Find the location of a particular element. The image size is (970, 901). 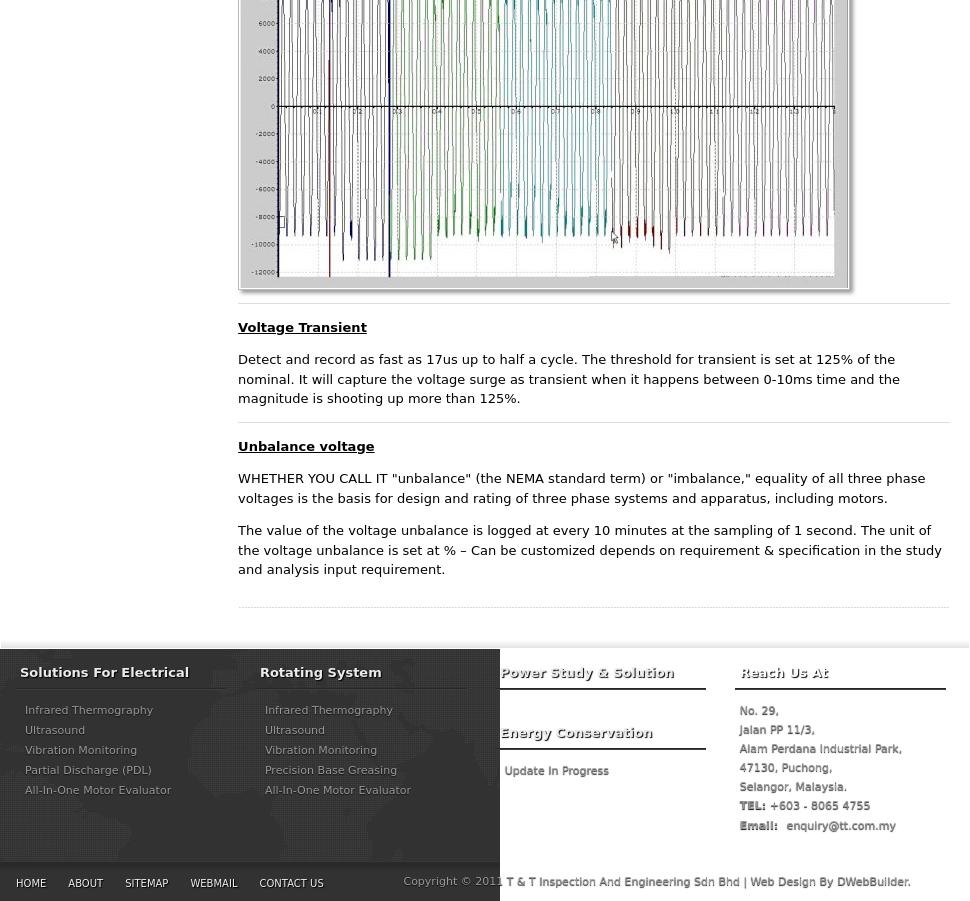

'TEL:' is located at coordinates (751, 804).